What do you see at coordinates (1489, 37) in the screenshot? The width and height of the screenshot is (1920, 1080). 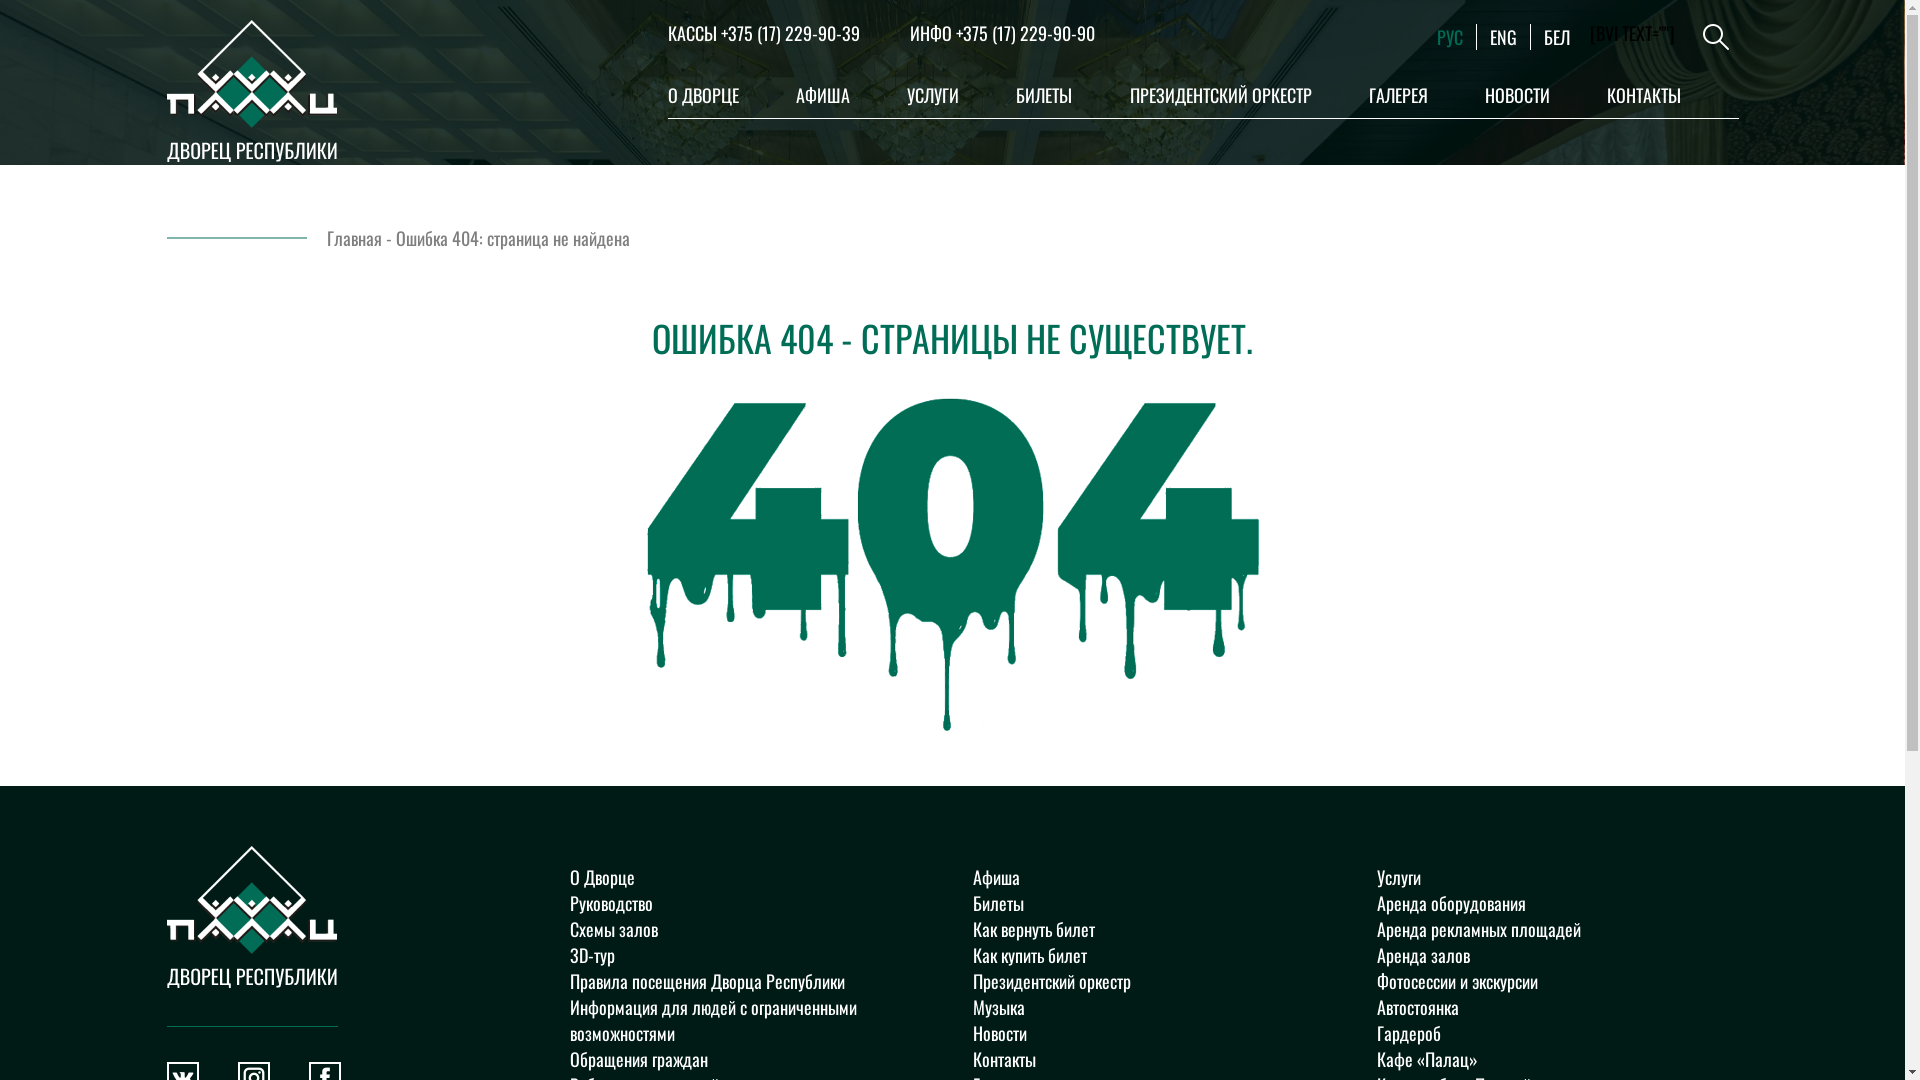 I see `'ENG'` at bounding box center [1489, 37].